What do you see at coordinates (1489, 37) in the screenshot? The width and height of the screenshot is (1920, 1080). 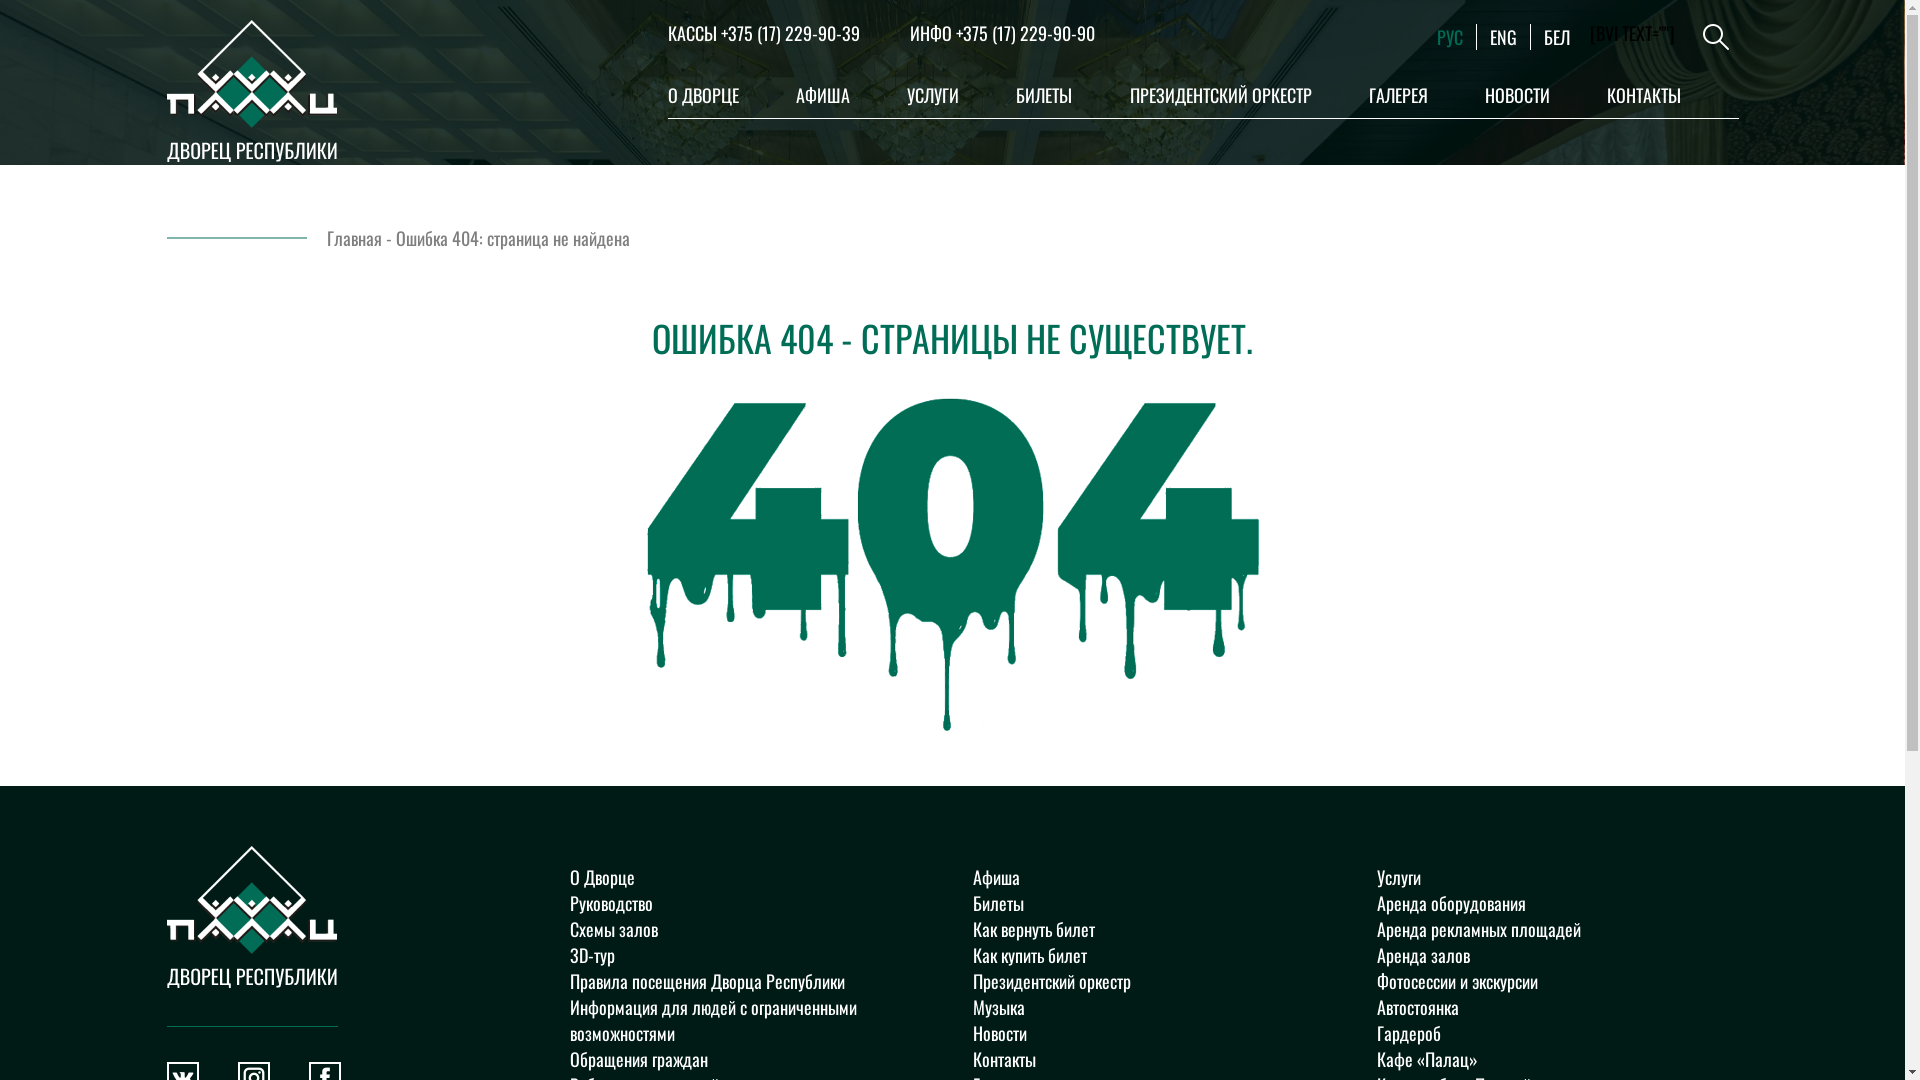 I see `'ENG'` at bounding box center [1489, 37].